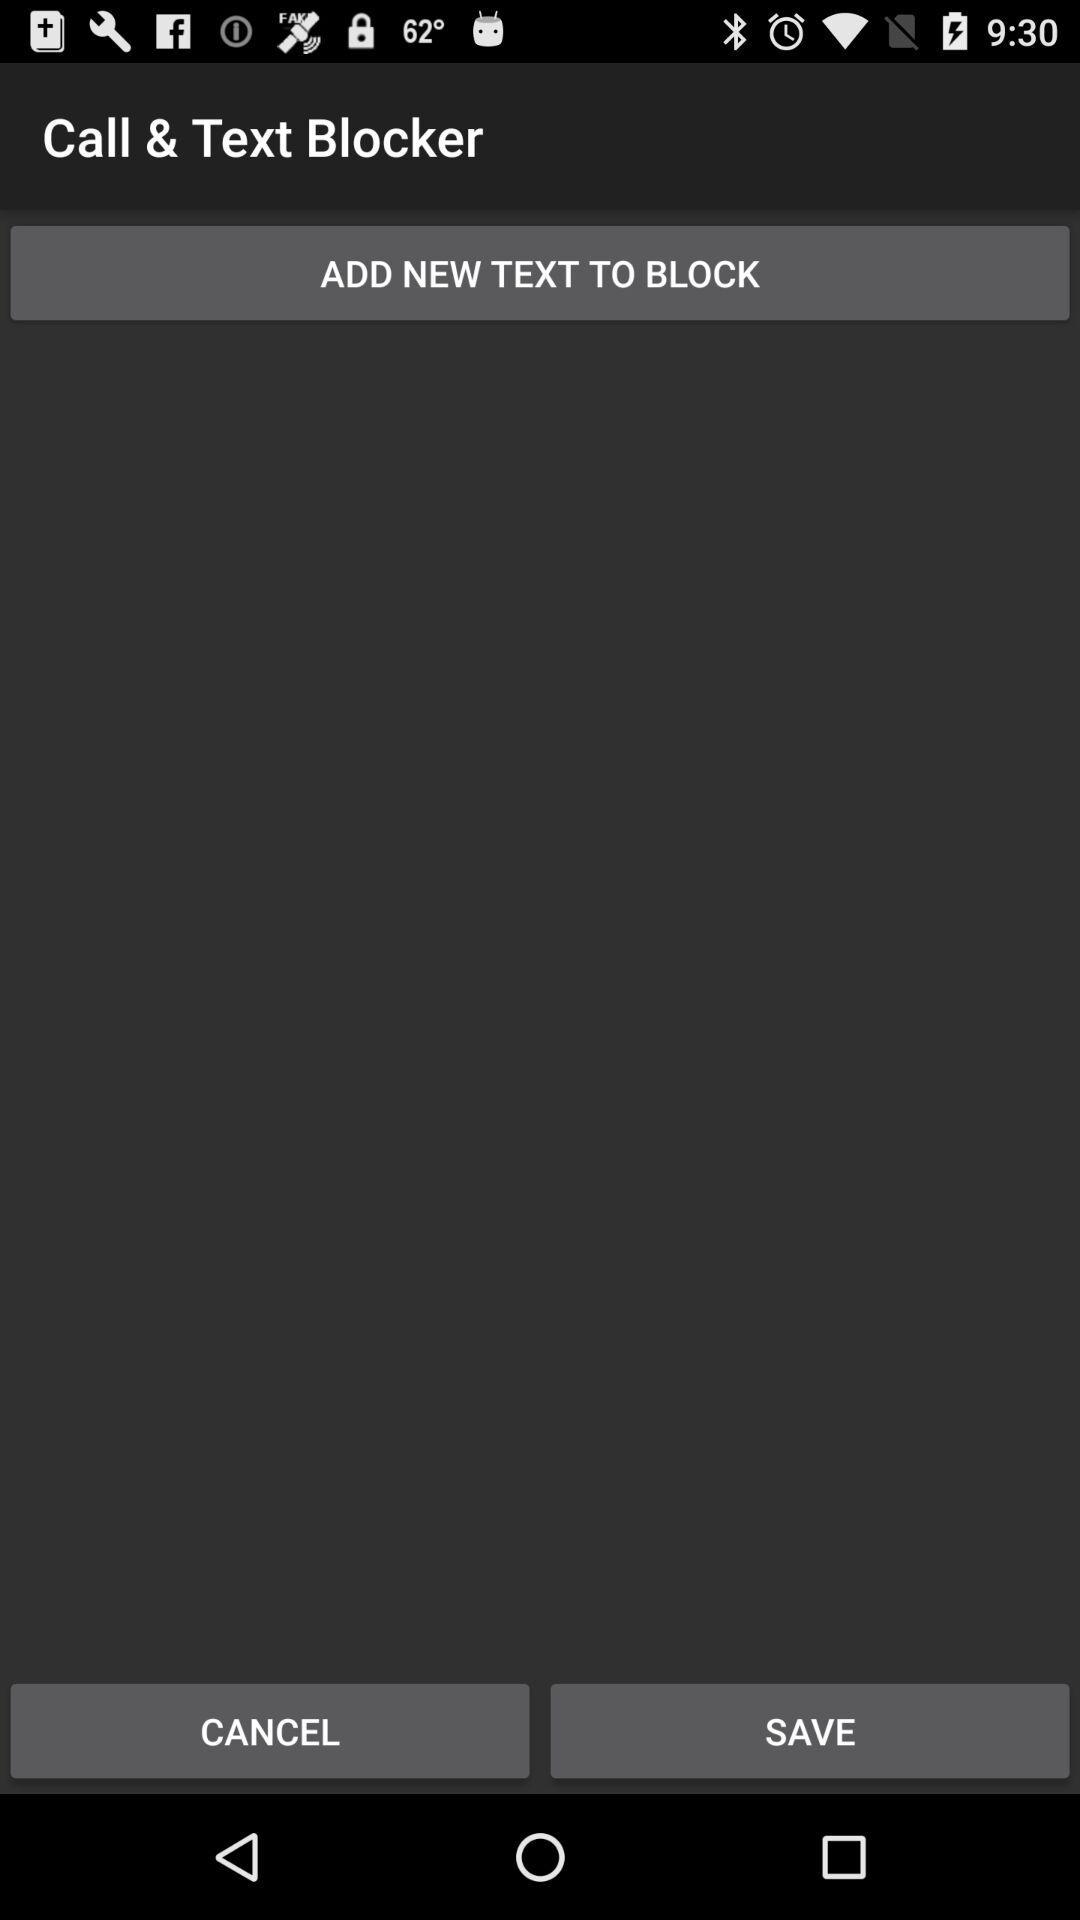  Describe the element at coordinates (810, 1730) in the screenshot. I see `the item at the bottom right corner` at that location.